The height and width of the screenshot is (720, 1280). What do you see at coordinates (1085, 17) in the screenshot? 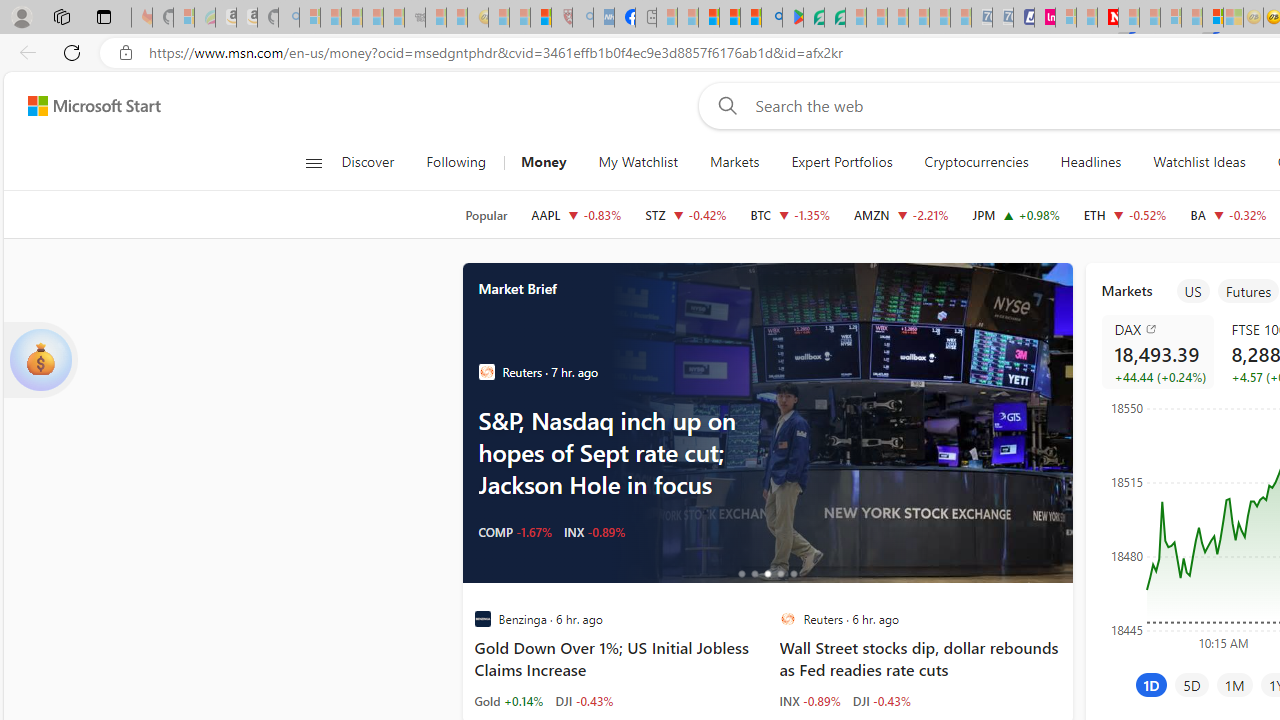
I see `'Microsoft Start - Sleeping'` at bounding box center [1085, 17].